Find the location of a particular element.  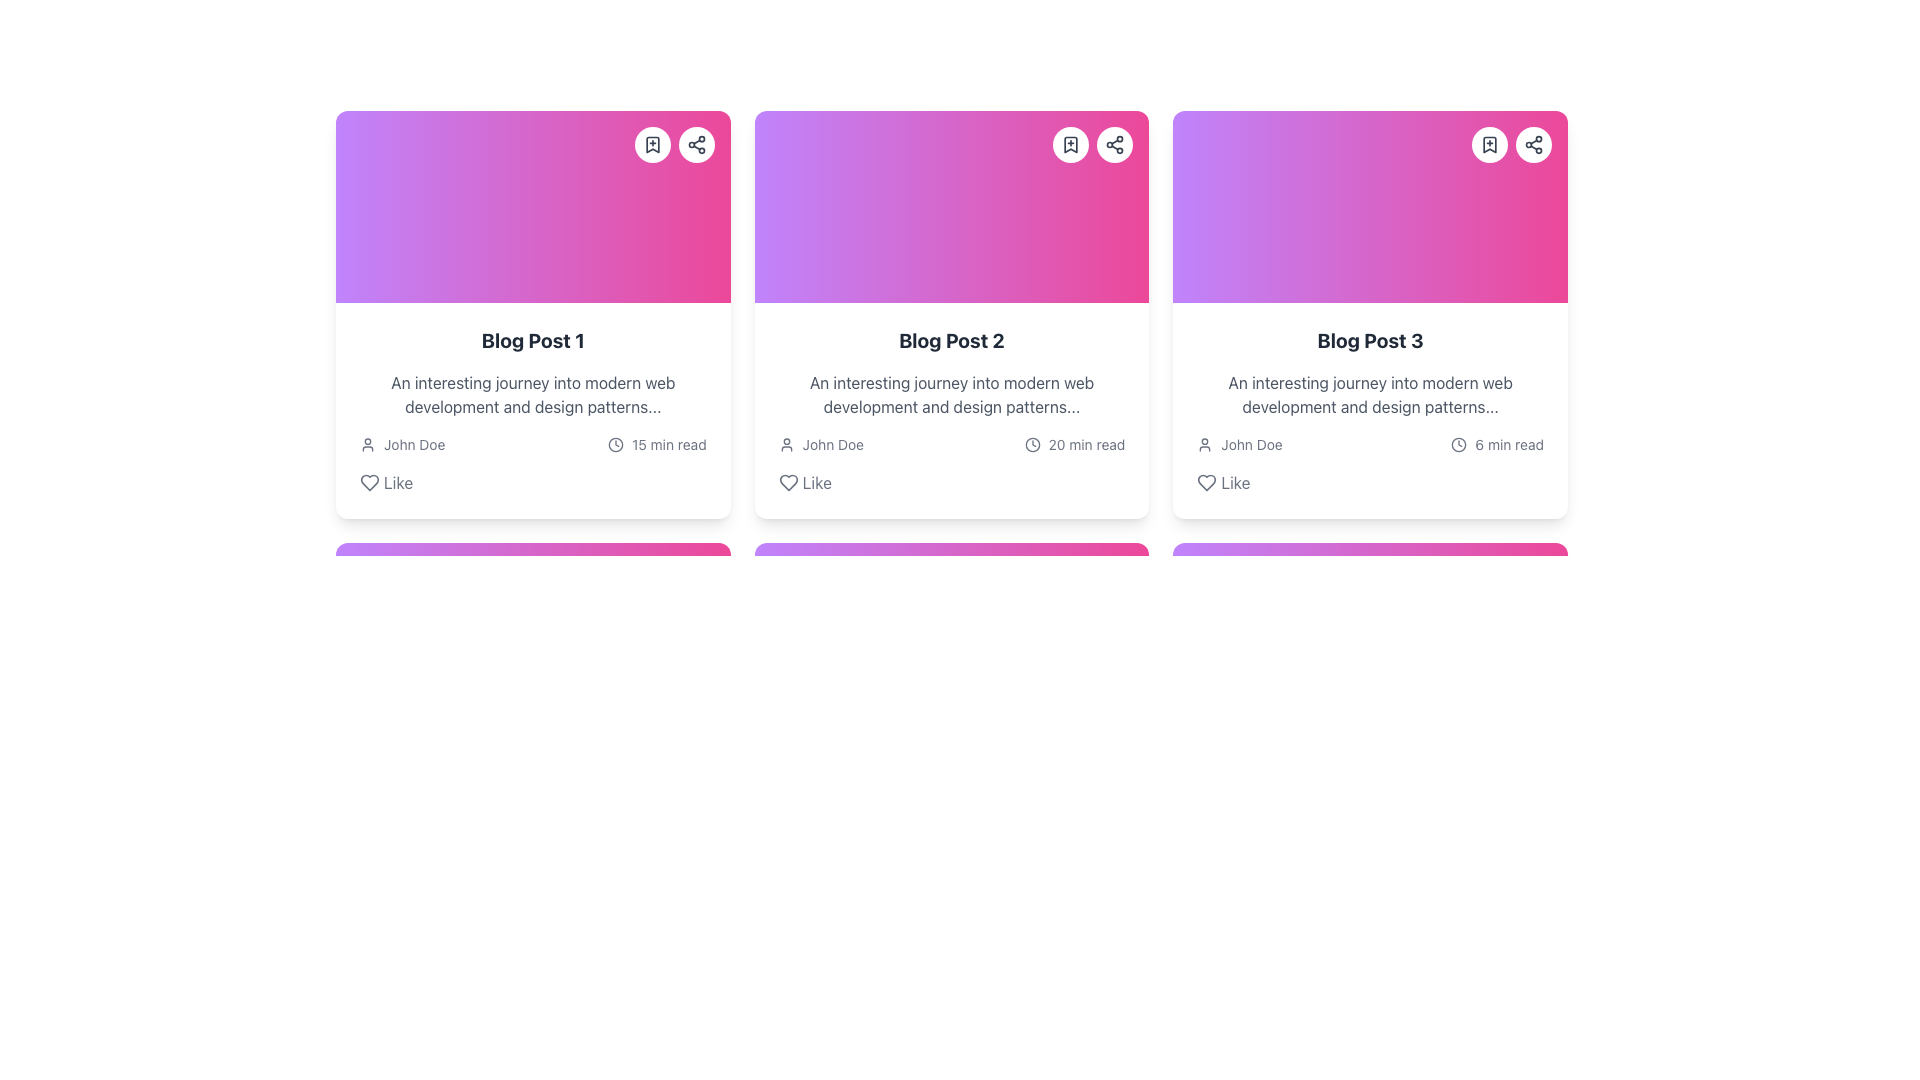

the heart-shaped icon located at the bottom left corner of the first card titled 'Blog Post 1' is located at coordinates (369, 482).